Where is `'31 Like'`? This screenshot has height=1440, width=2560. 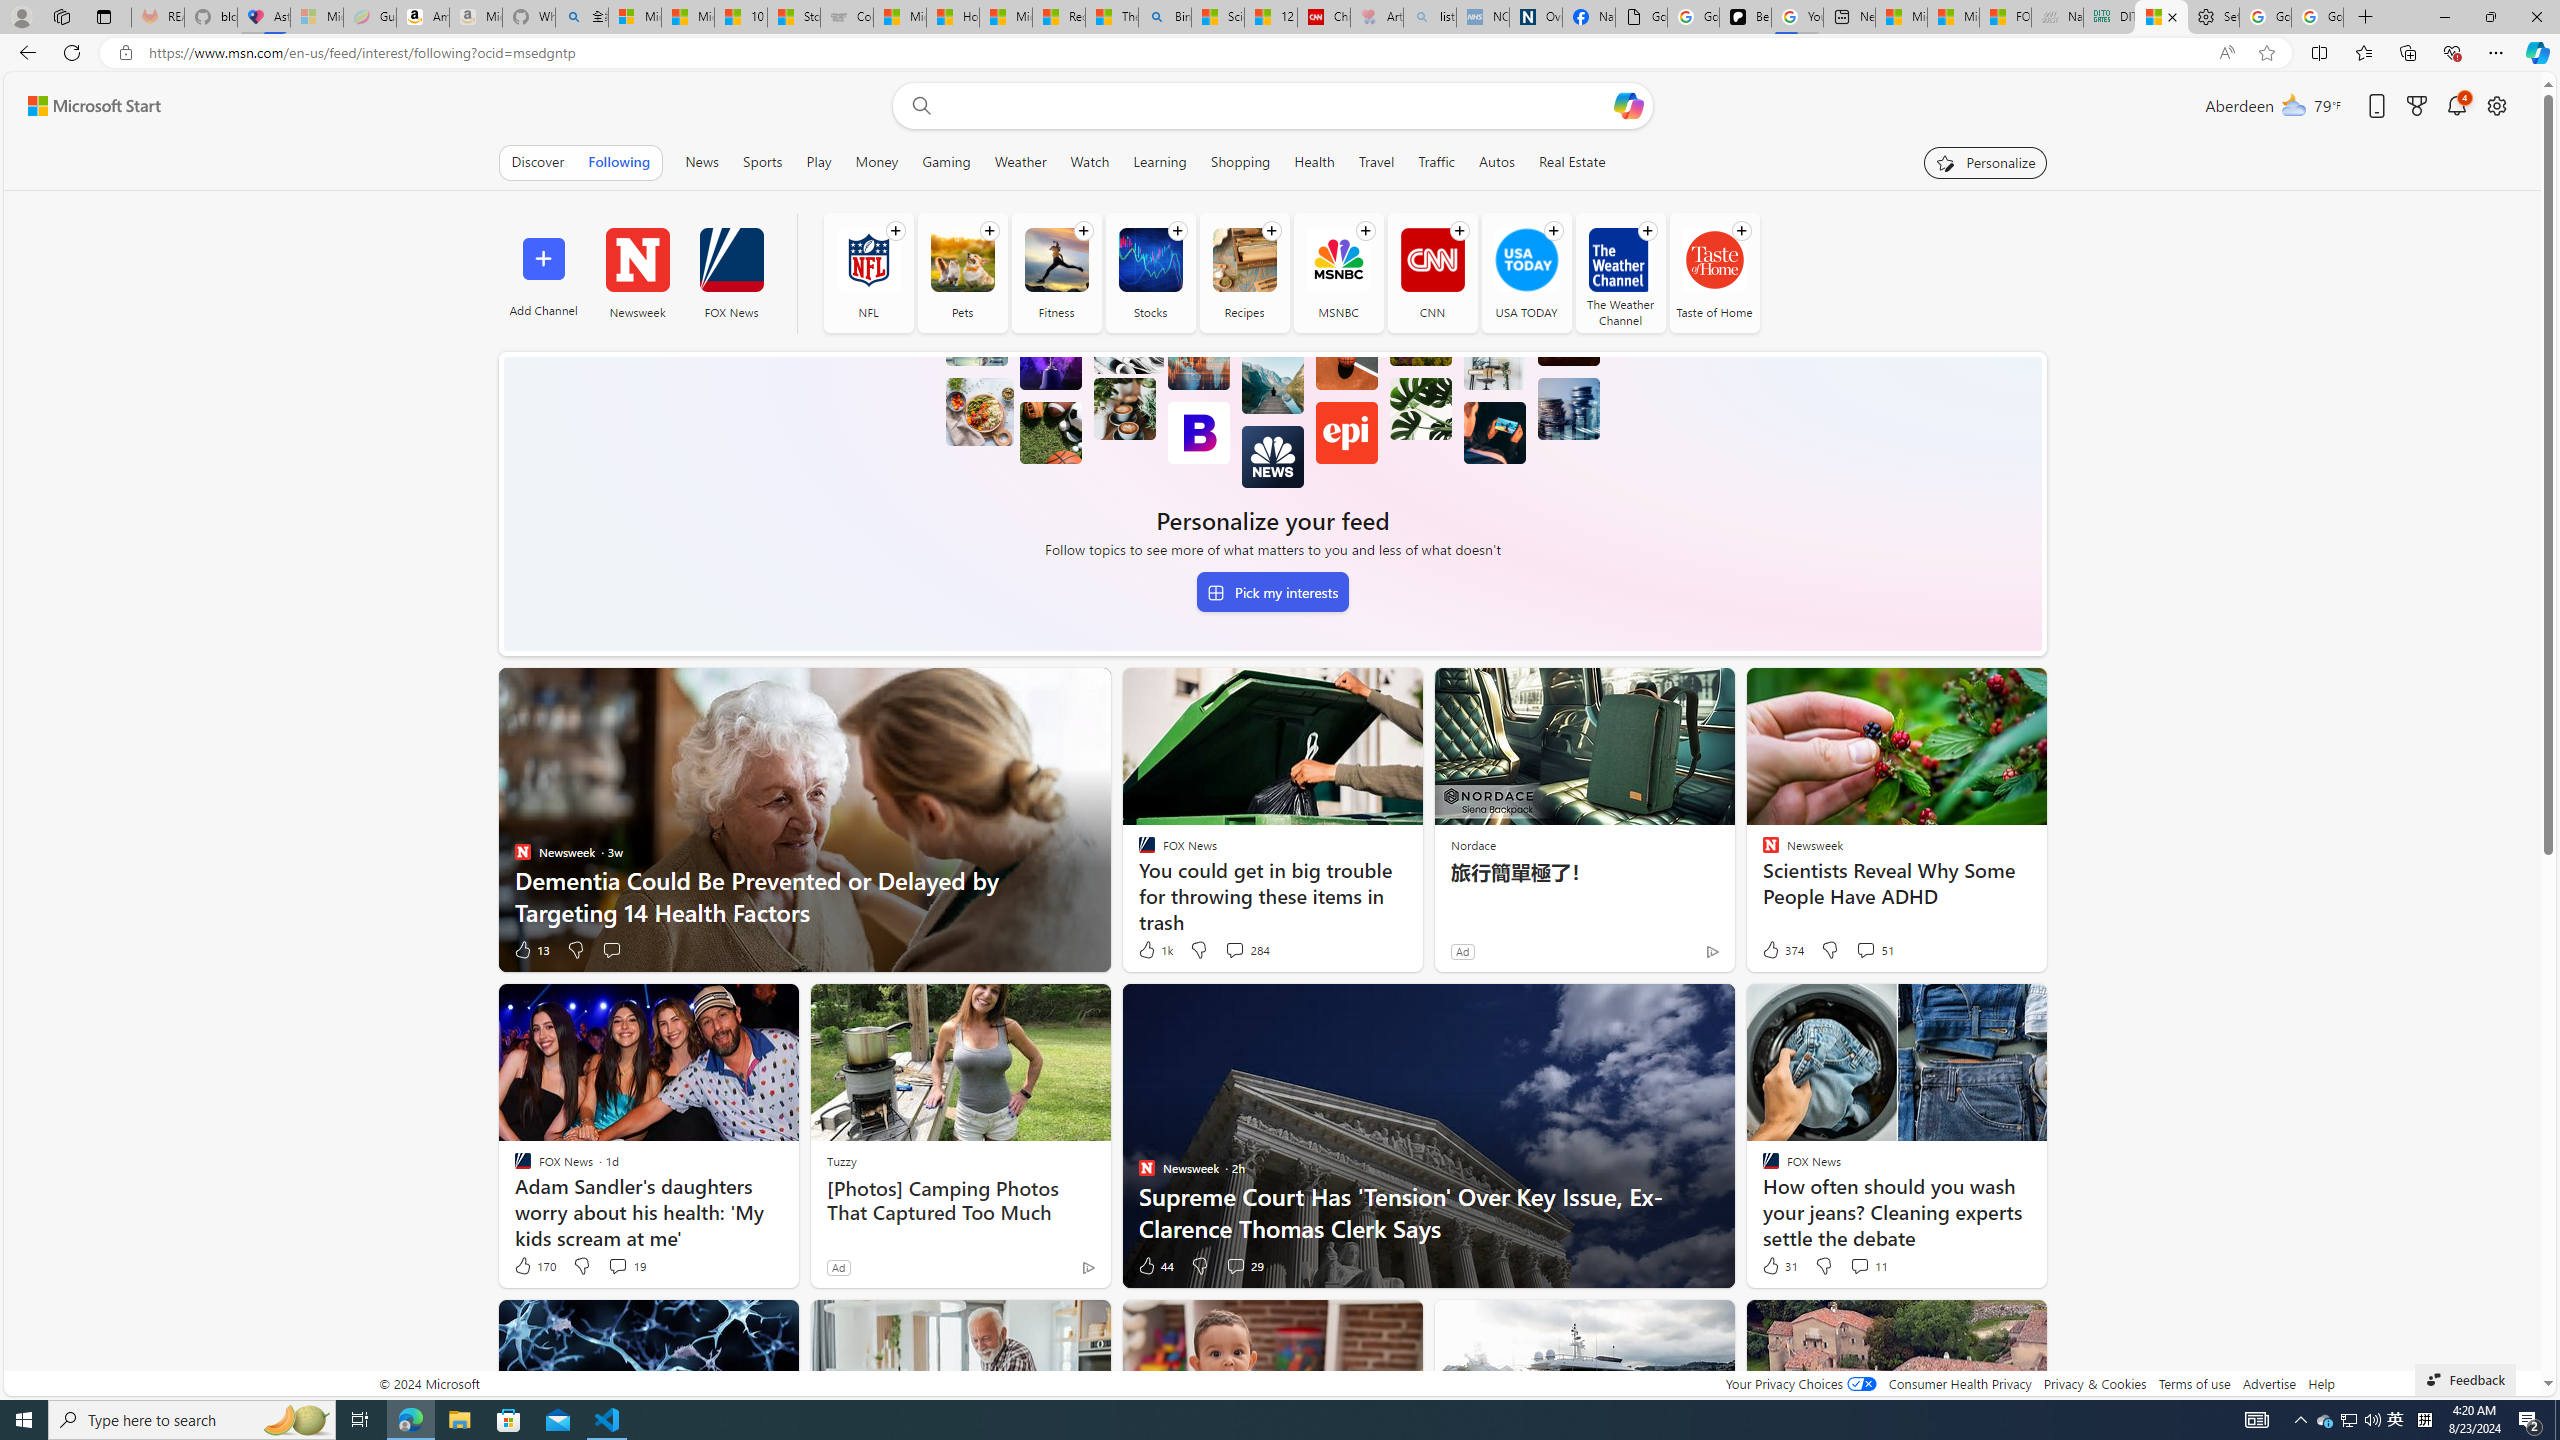
'31 Like' is located at coordinates (1777, 1264).